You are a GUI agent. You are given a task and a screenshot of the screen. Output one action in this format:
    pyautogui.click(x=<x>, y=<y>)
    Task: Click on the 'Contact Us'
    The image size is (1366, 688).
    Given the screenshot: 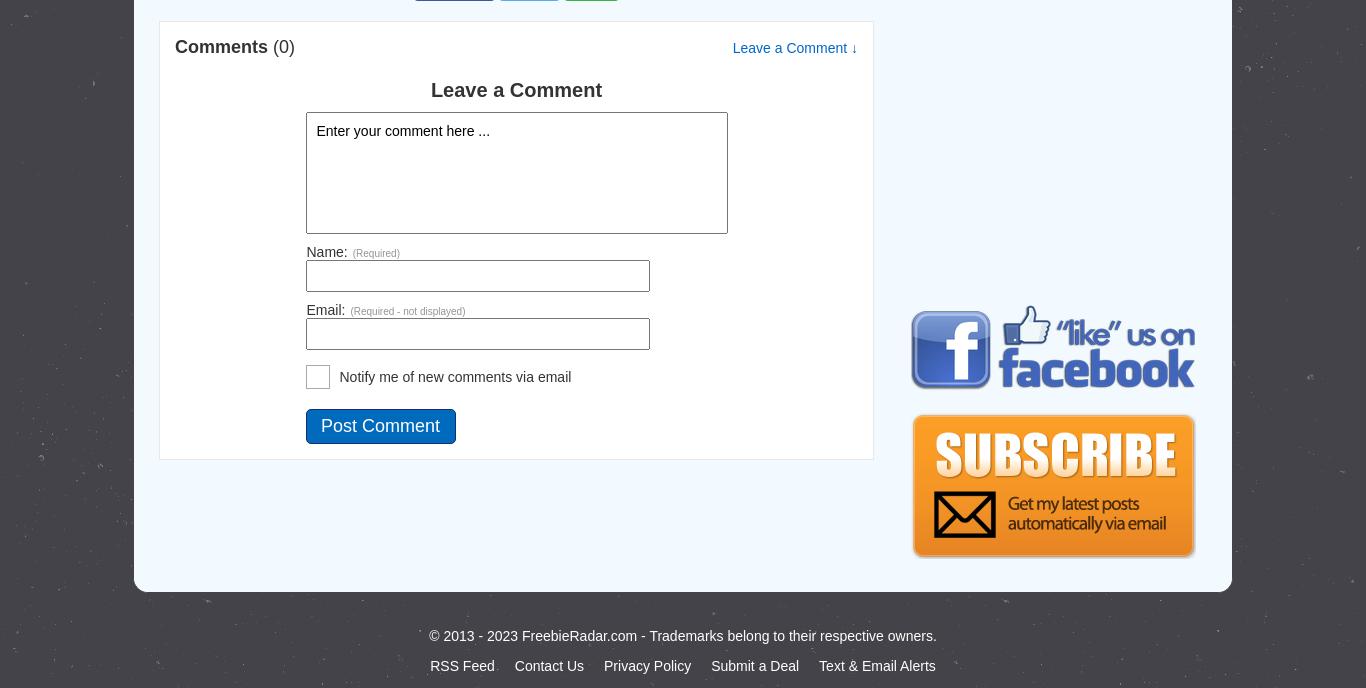 What is the action you would take?
    pyautogui.click(x=514, y=664)
    